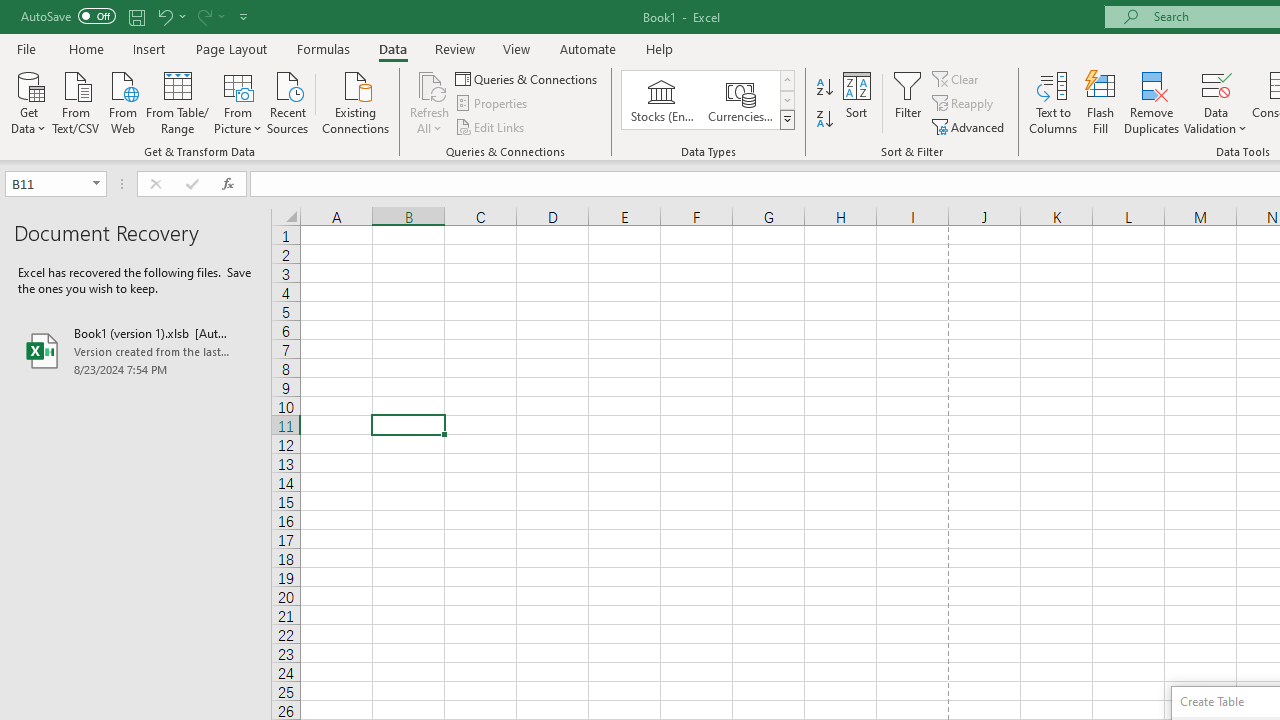  I want to click on 'Data', so click(392, 48).